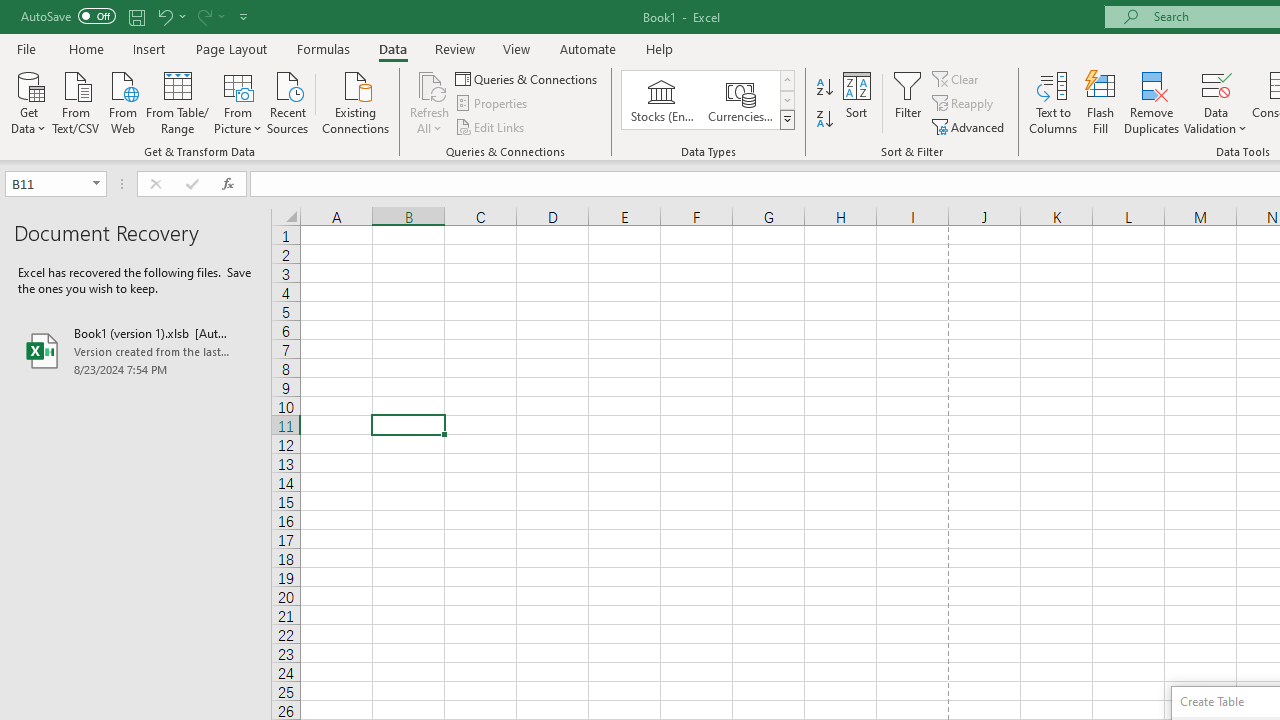  I want to click on 'Data', so click(392, 48).